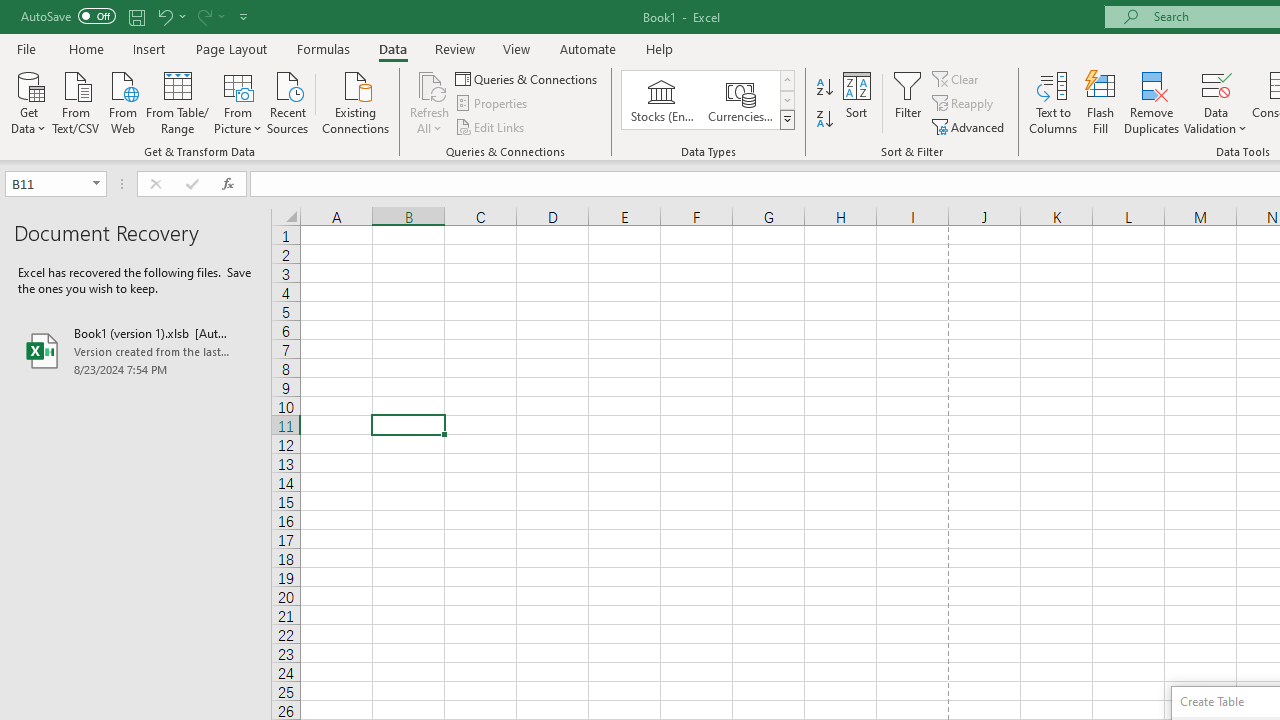  I want to click on 'Data', so click(392, 48).